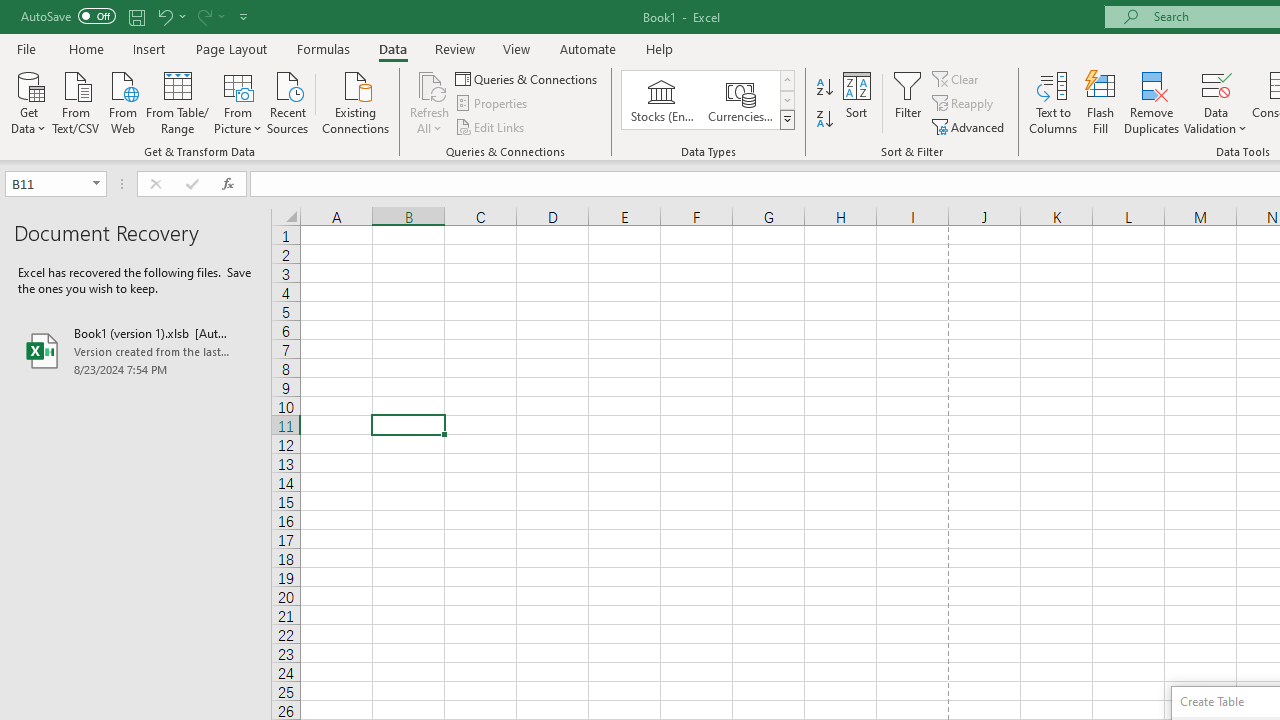  I want to click on 'Data', so click(392, 48).